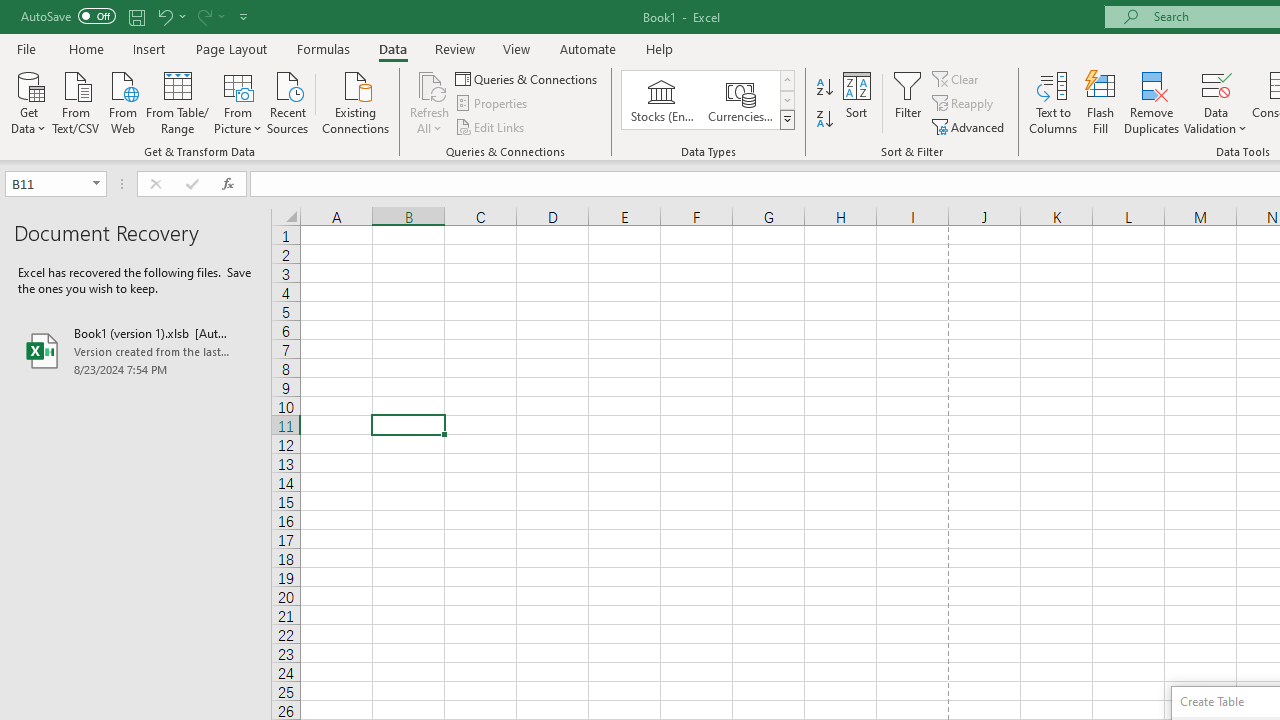  I want to click on 'Data', so click(392, 48).